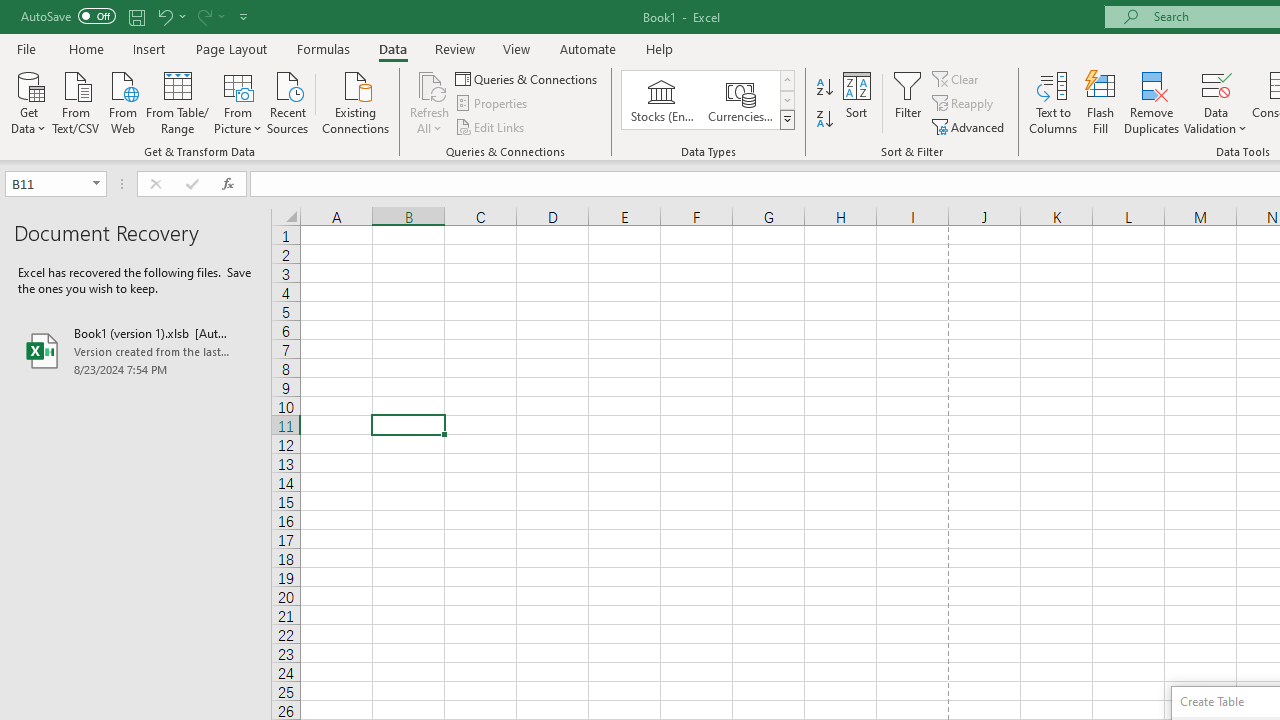  I want to click on 'Data', so click(392, 48).